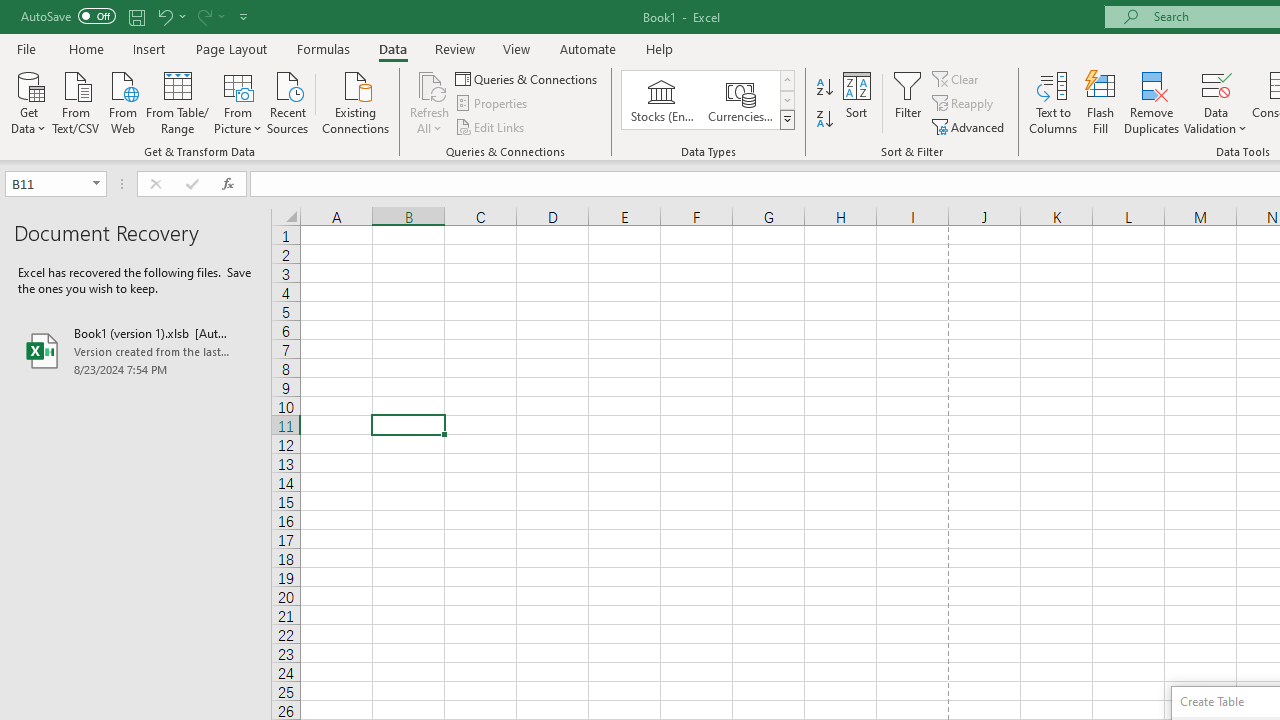  I want to click on 'Data', so click(392, 48).